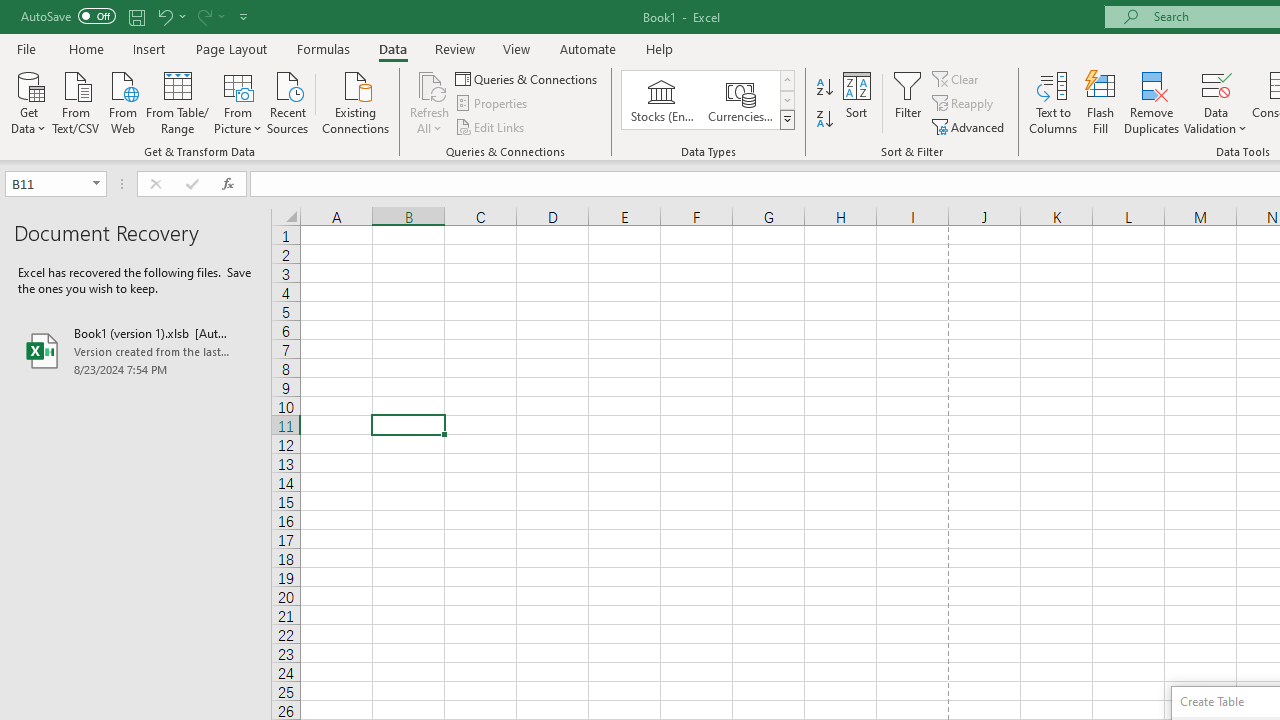  I want to click on 'Data', so click(392, 48).